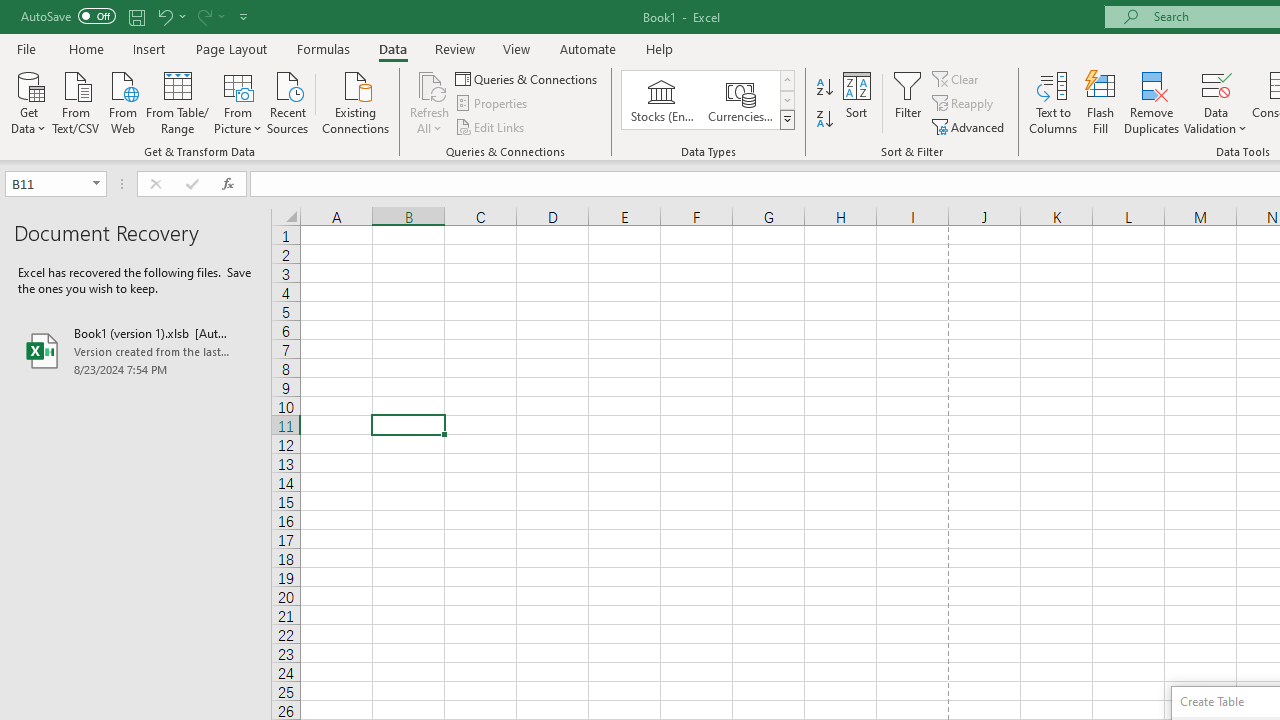  I want to click on 'Data', so click(392, 48).